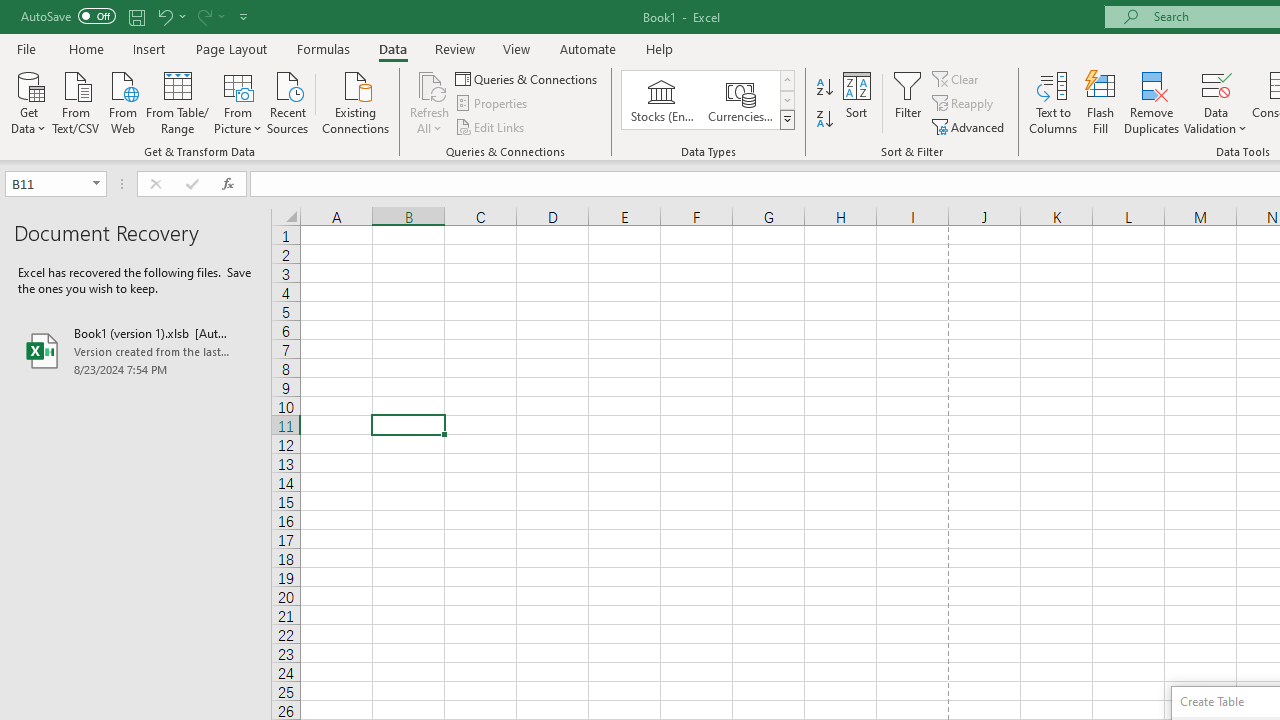  I want to click on 'Data', so click(392, 48).